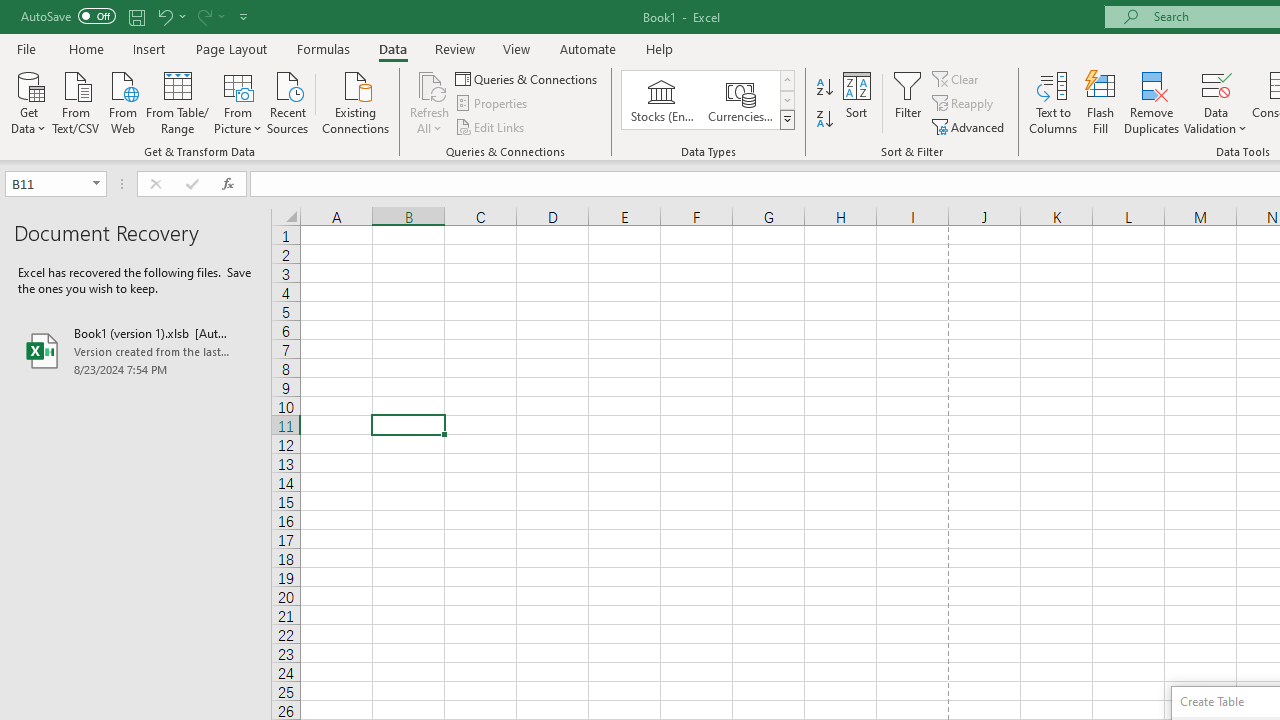  I want to click on 'Data', so click(392, 48).